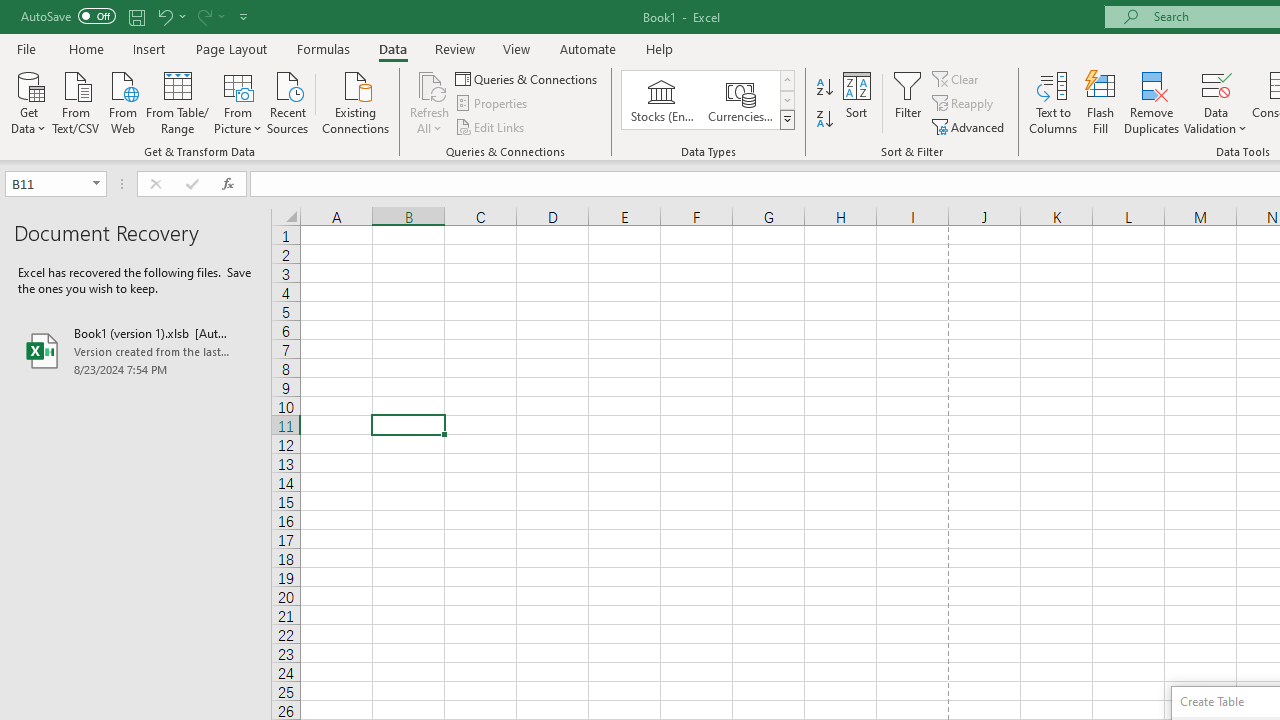  I want to click on 'Data', so click(392, 48).